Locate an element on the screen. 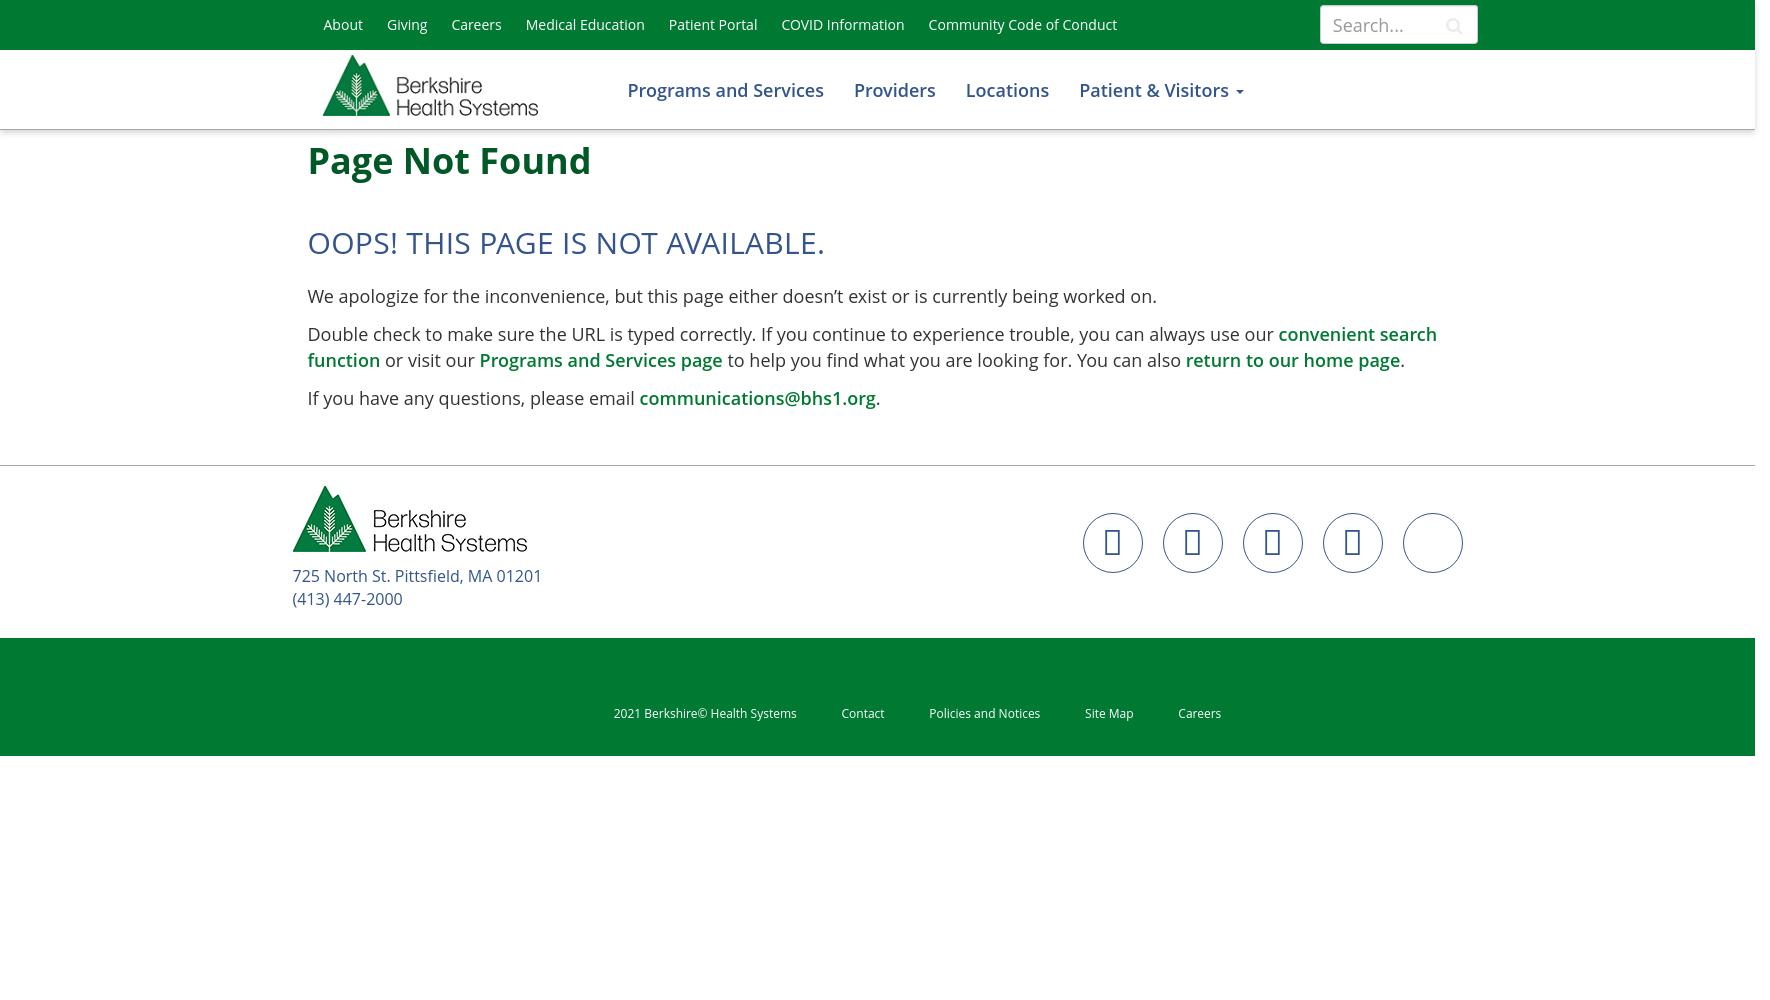 The height and width of the screenshot is (1000, 1770). 'Patient & Visitors' is located at coordinates (1155, 89).